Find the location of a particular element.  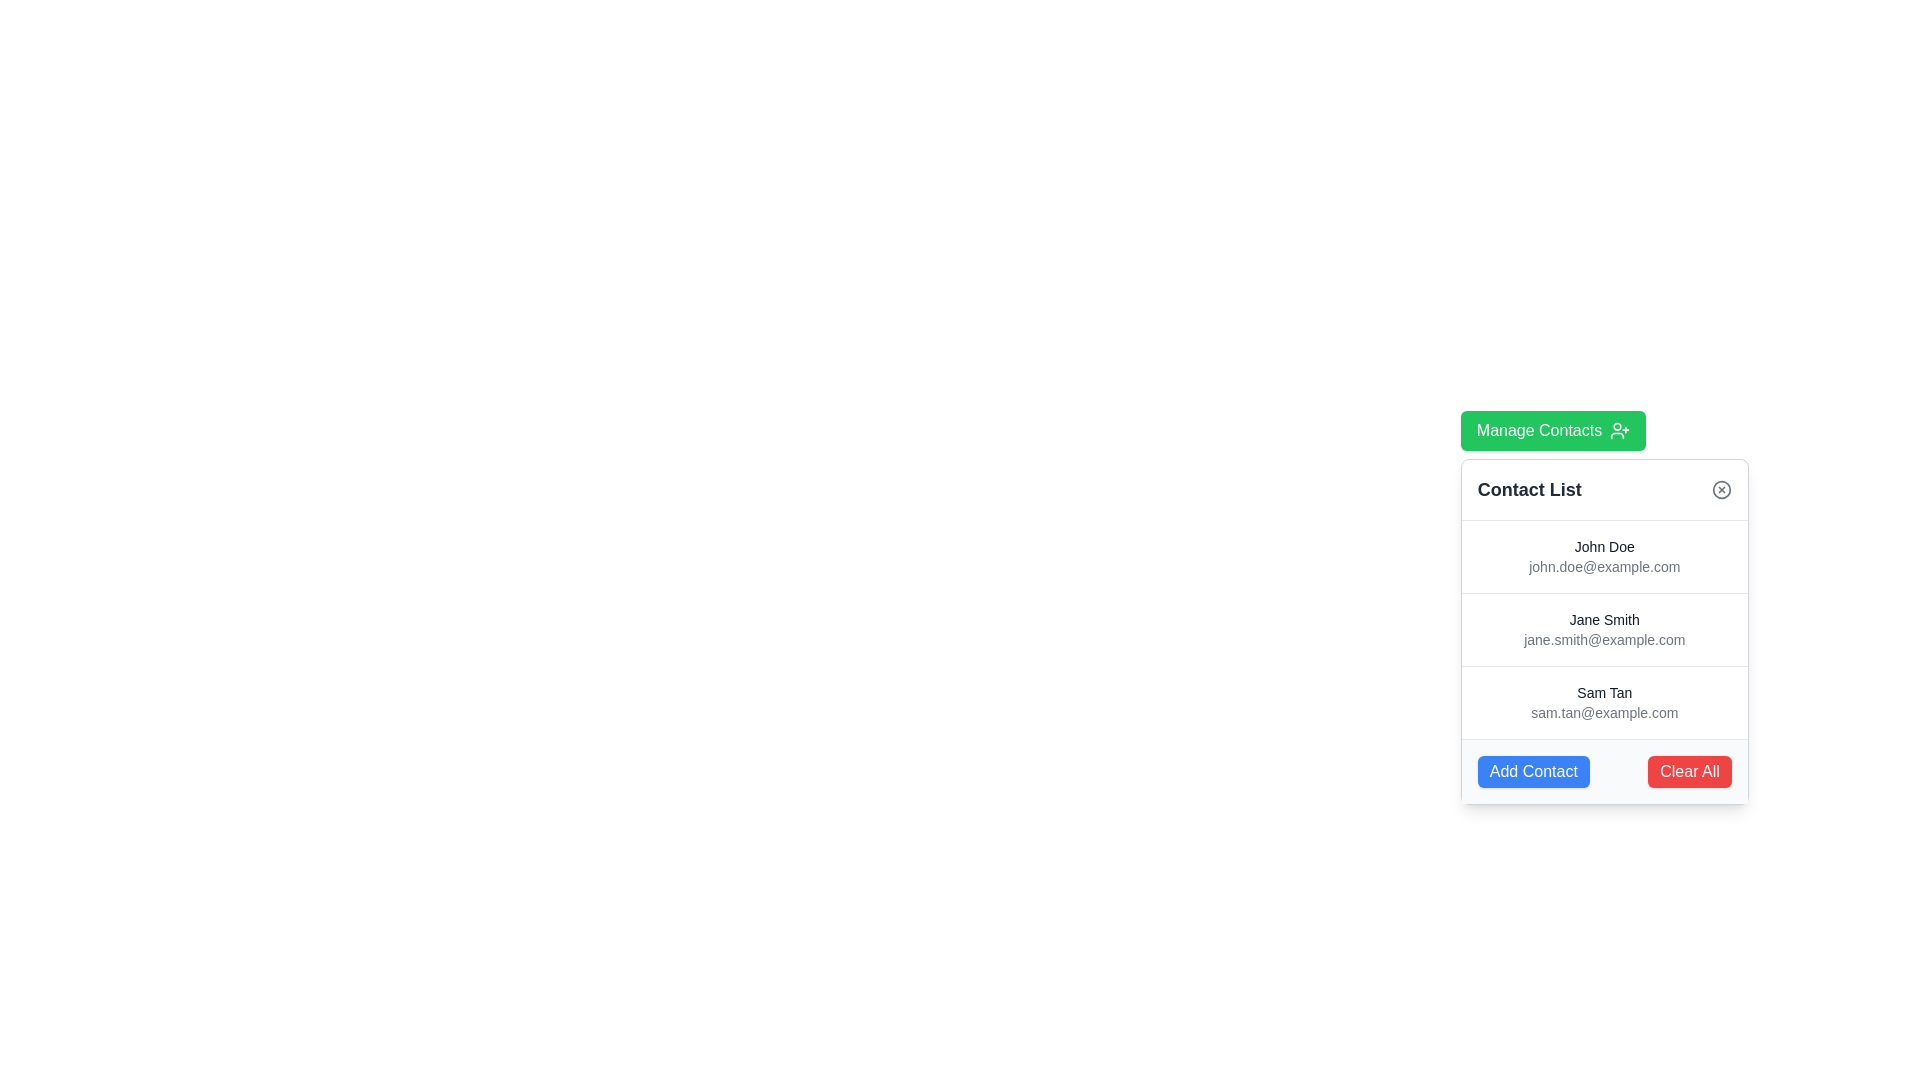

the text element displaying the email address 'jane.smith@example.com', which is positioned below 'Jane Smith' in the contact list item is located at coordinates (1604, 640).